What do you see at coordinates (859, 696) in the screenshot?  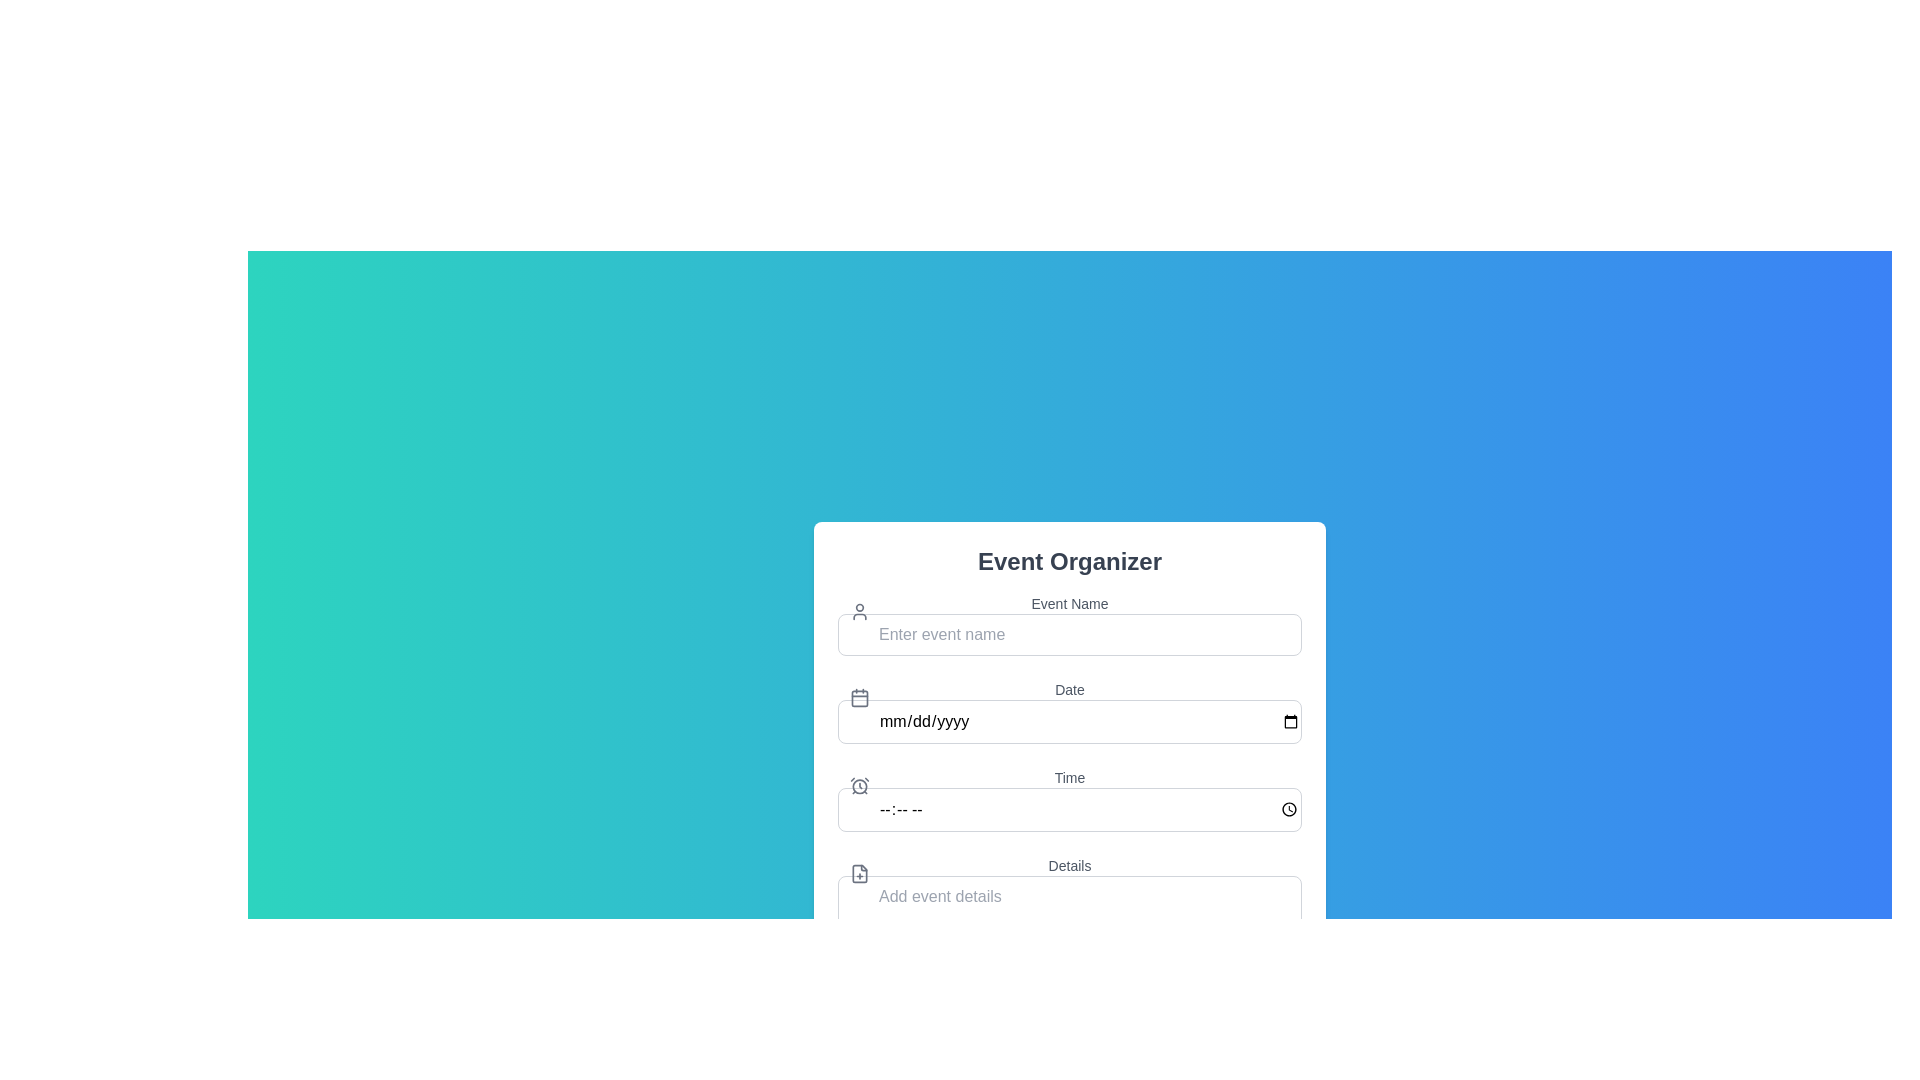 I see `the calendar icon positioned to the left of the 'mm/dd/yyyy' input field to signify date value input` at bounding box center [859, 696].